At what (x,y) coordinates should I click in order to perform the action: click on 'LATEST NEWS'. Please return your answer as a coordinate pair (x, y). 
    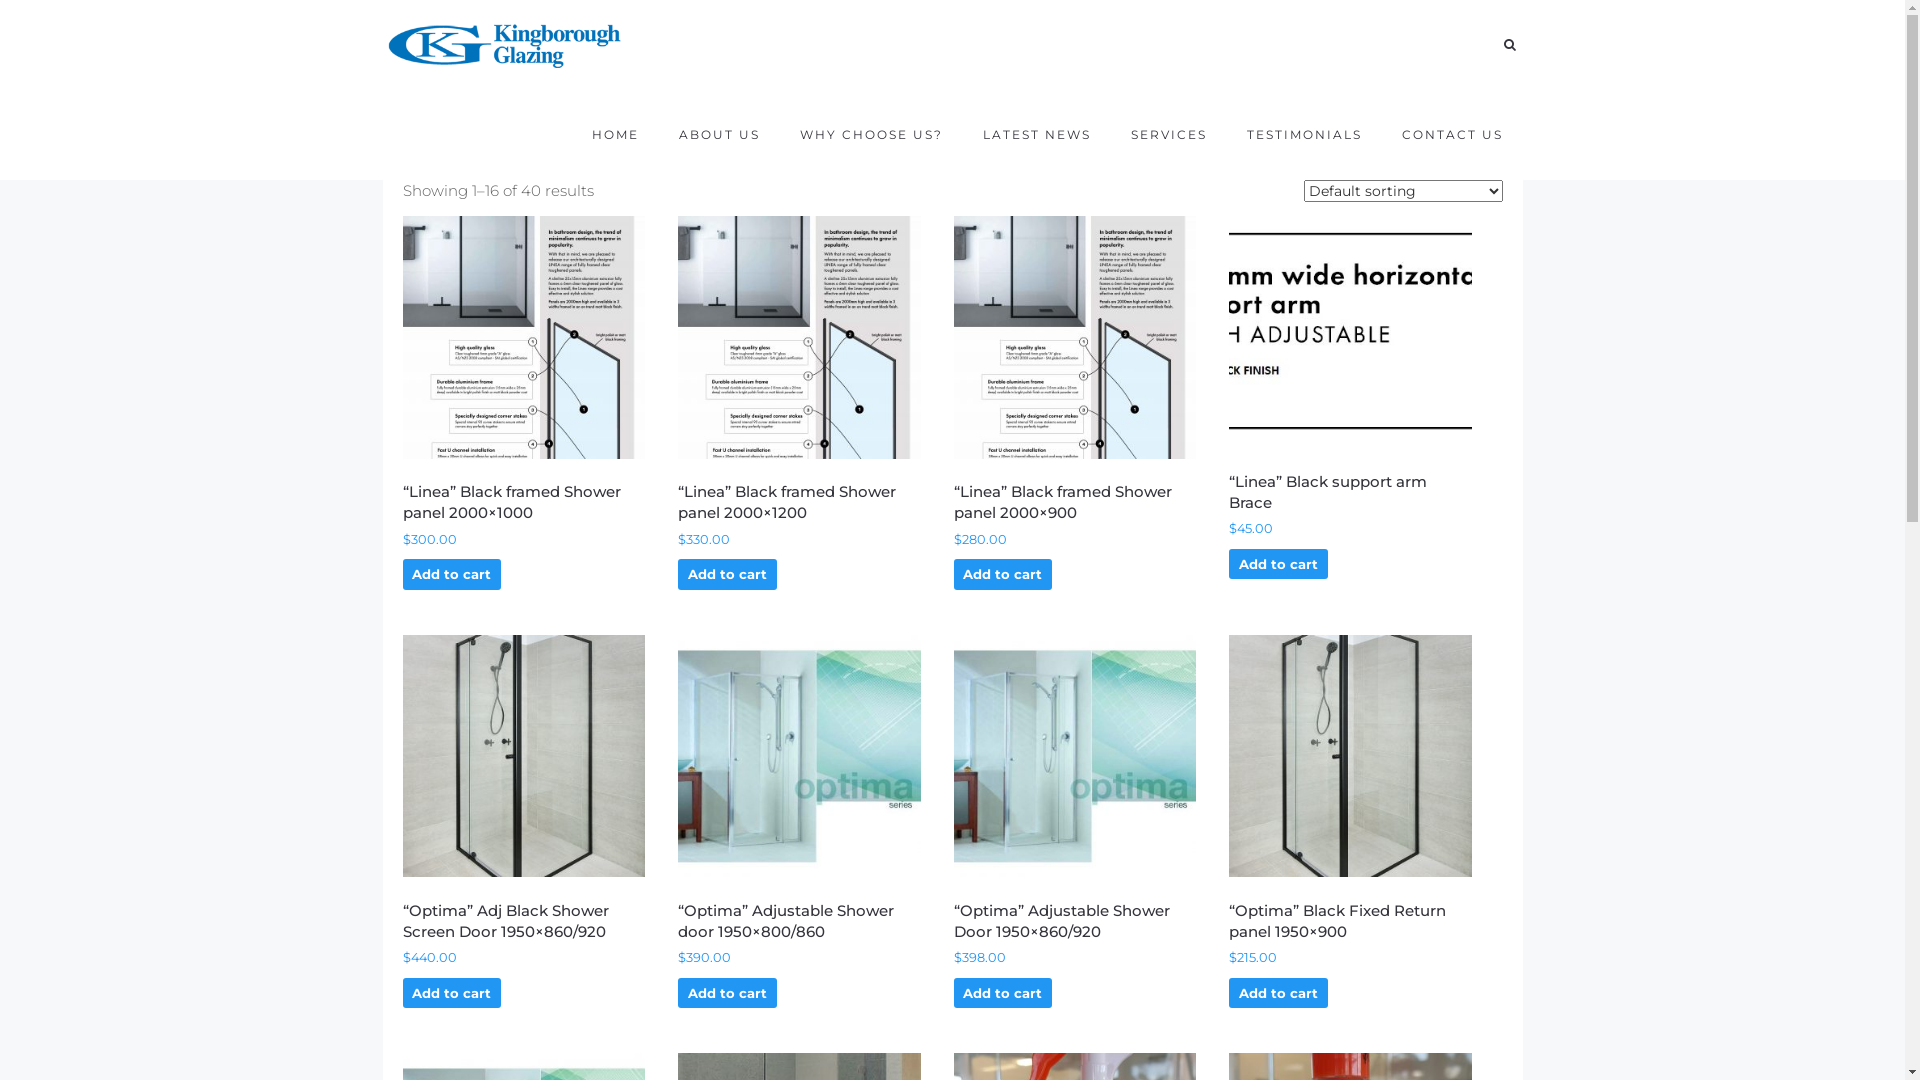
    Looking at the image, I should click on (1036, 135).